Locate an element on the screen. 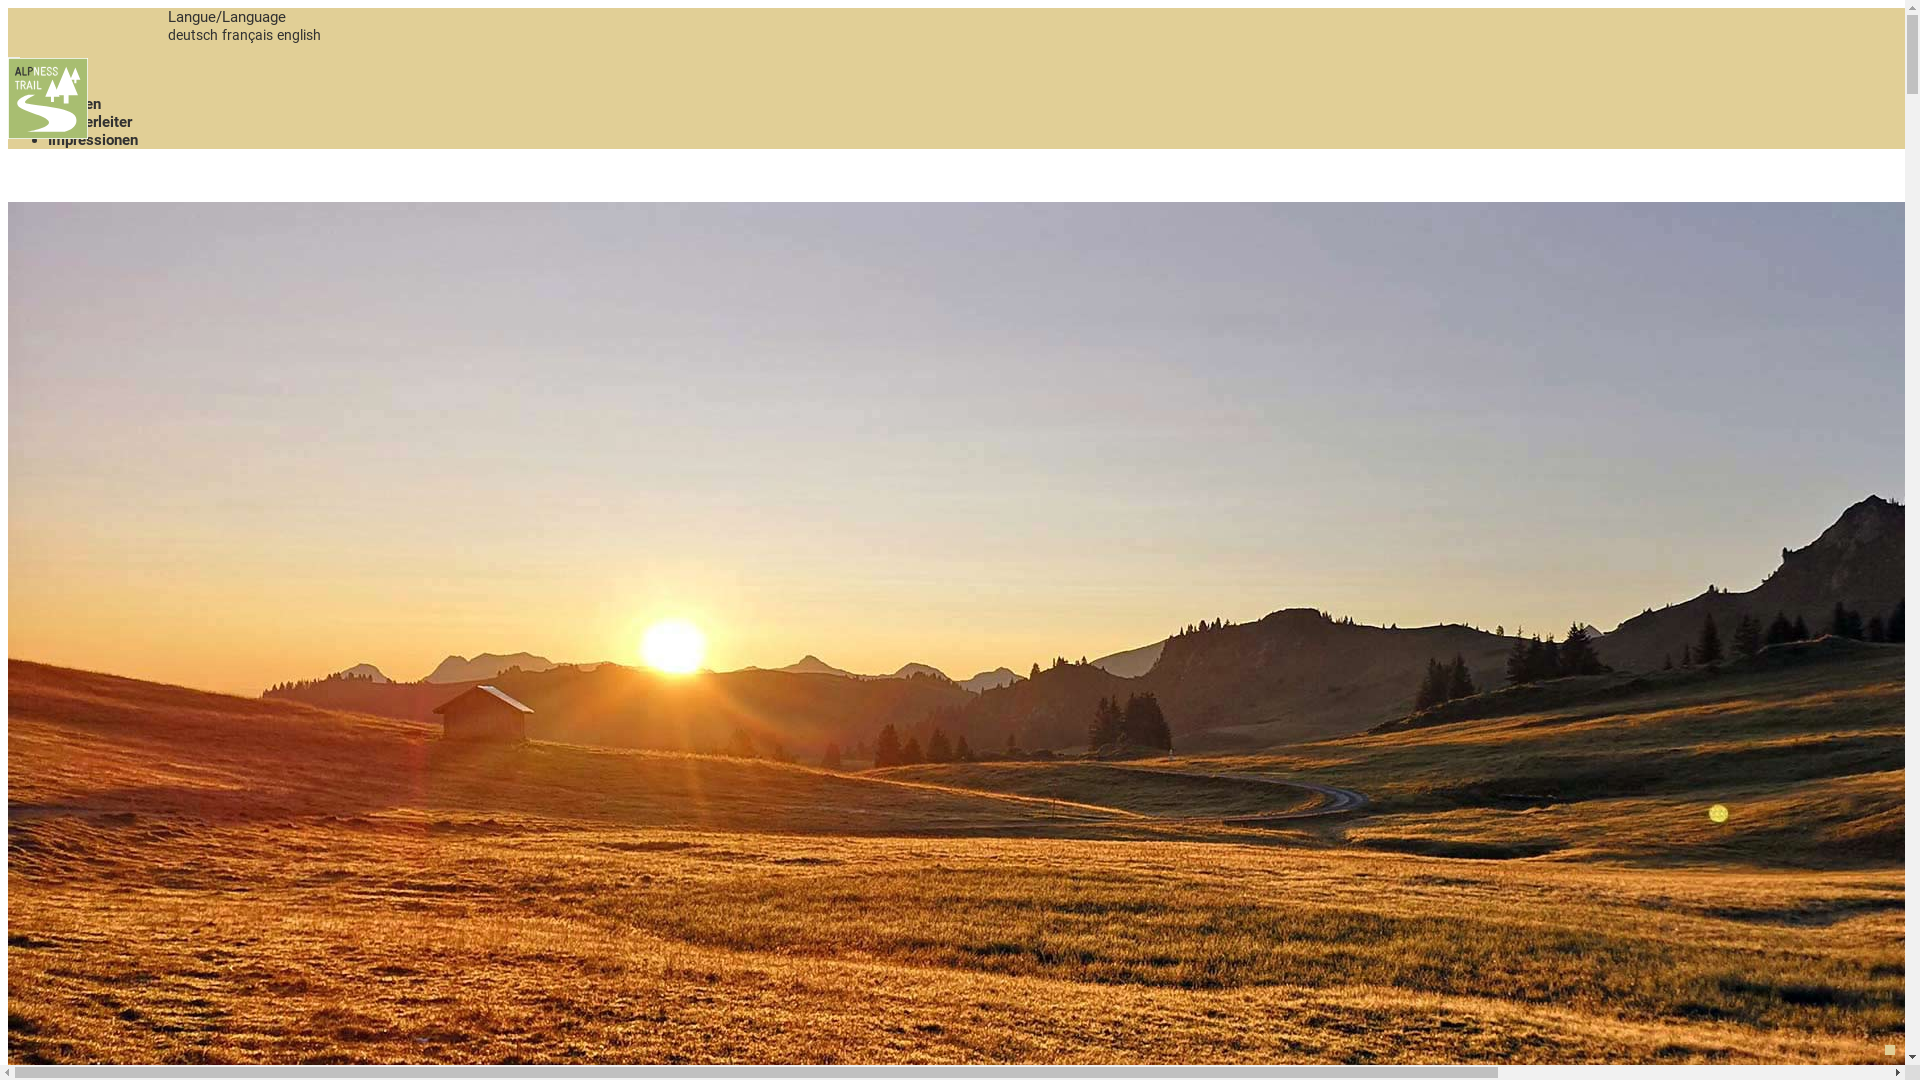 The height and width of the screenshot is (1080, 1920). 'Karte' is located at coordinates (66, 84).